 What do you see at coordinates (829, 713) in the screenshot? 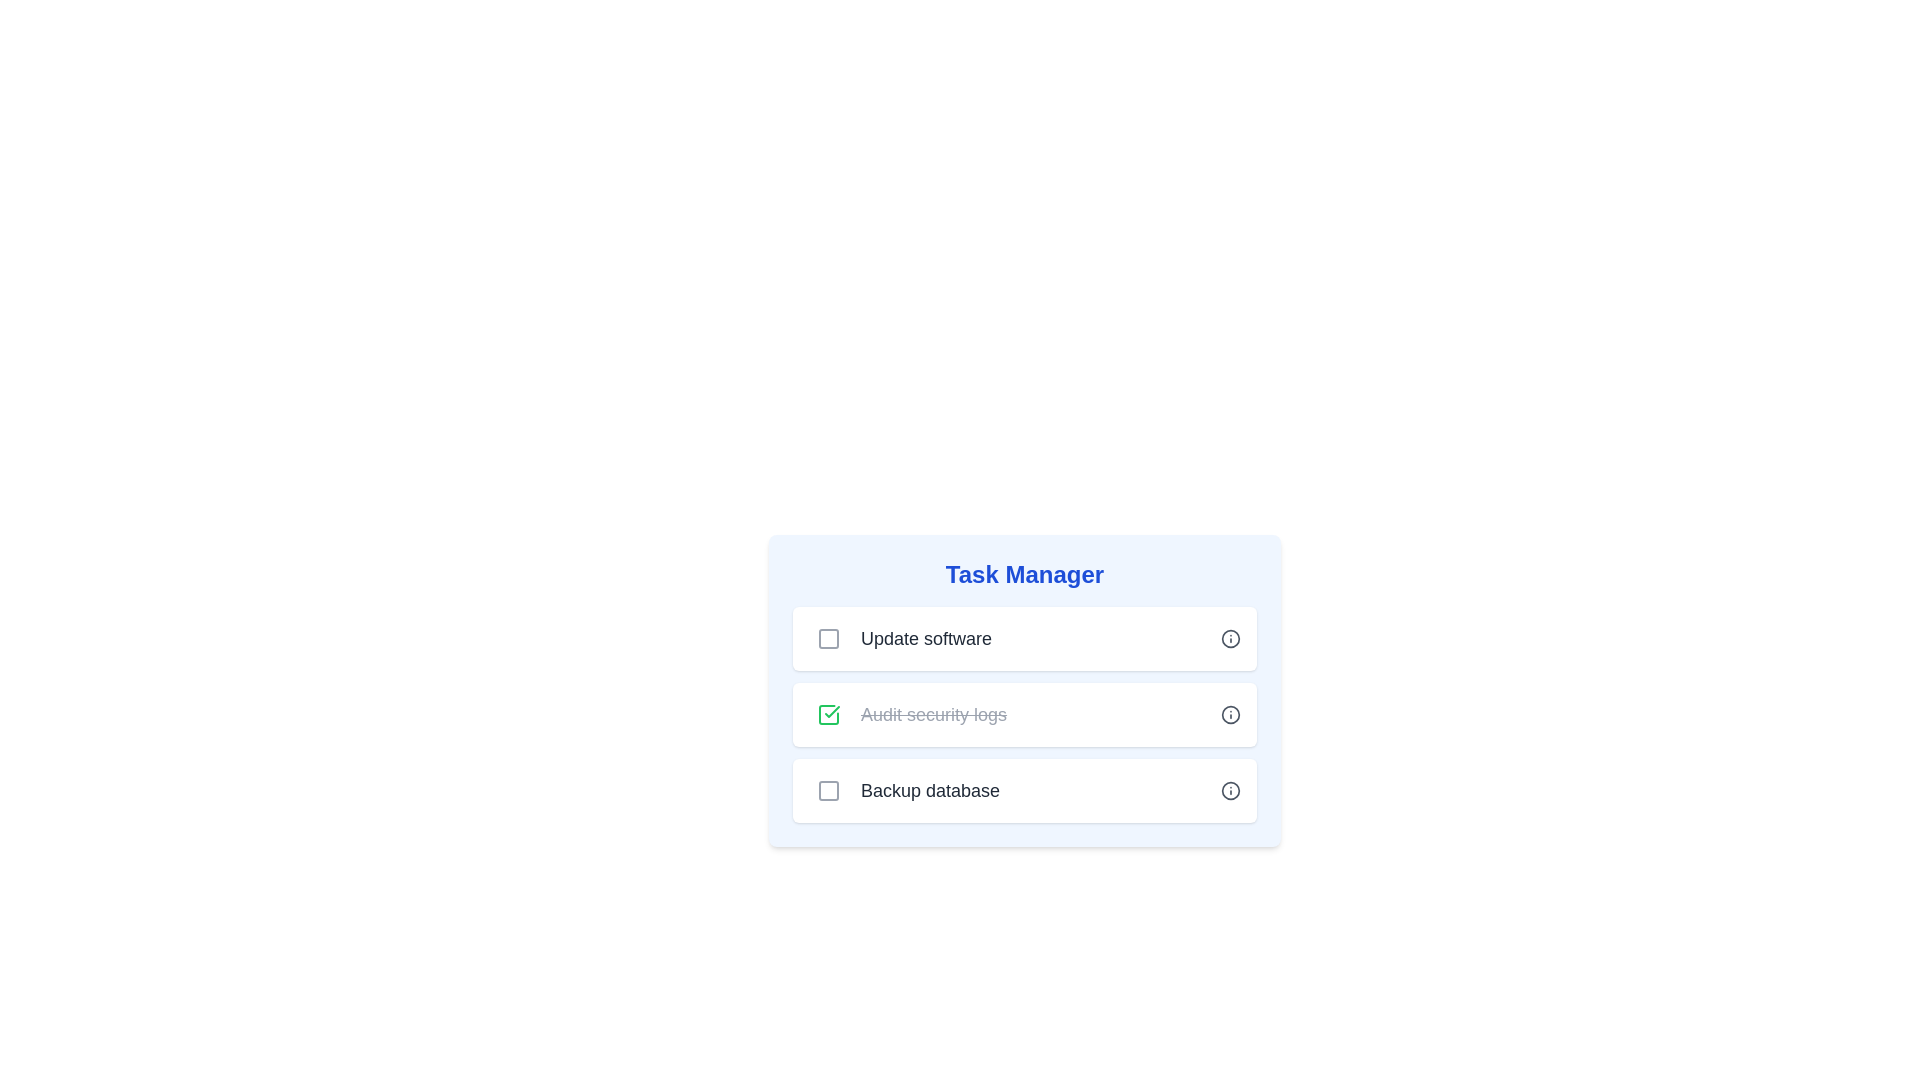
I see `the checkbox next to the 'Audit security logs' text in the Task Manager` at bounding box center [829, 713].